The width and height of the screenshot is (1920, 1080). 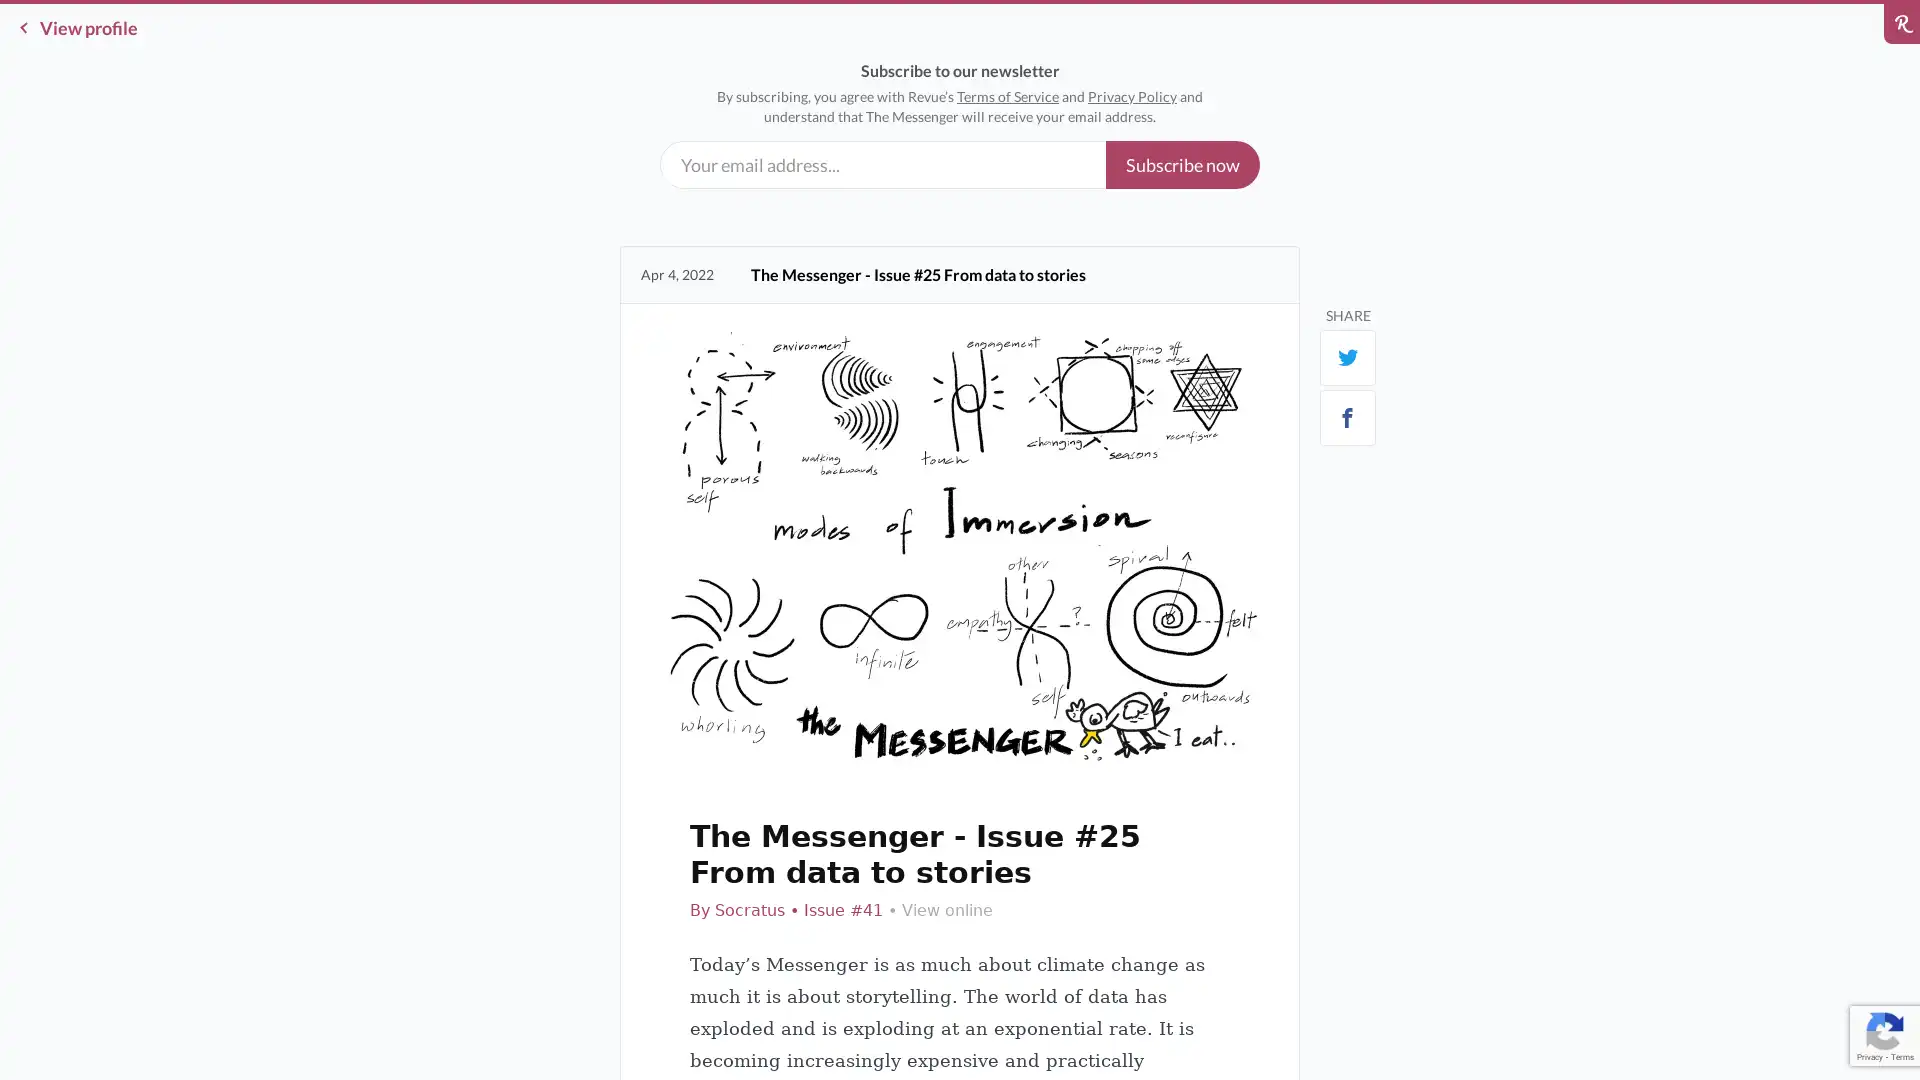 I want to click on Subscribe now, so click(x=1182, y=164).